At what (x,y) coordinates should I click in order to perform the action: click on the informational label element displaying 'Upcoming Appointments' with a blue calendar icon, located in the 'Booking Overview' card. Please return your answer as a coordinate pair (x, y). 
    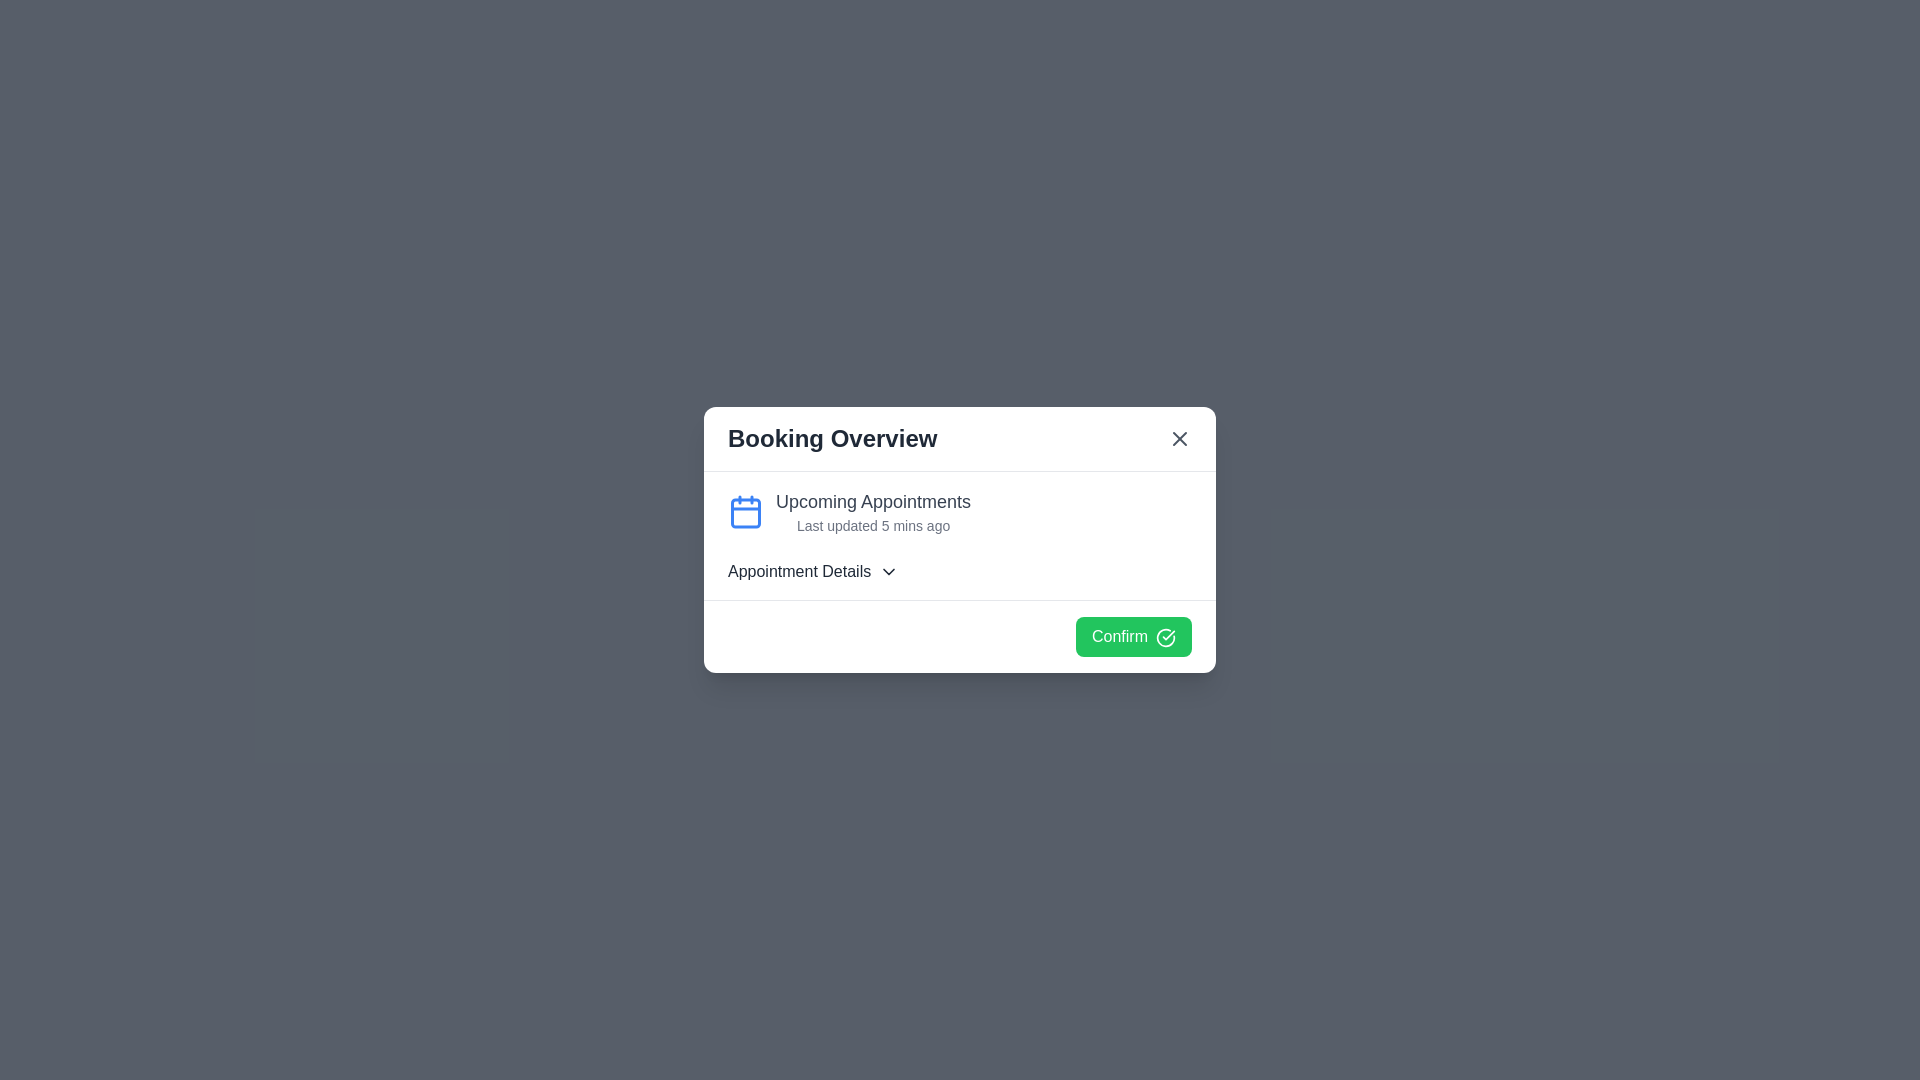
    Looking at the image, I should click on (960, 511).